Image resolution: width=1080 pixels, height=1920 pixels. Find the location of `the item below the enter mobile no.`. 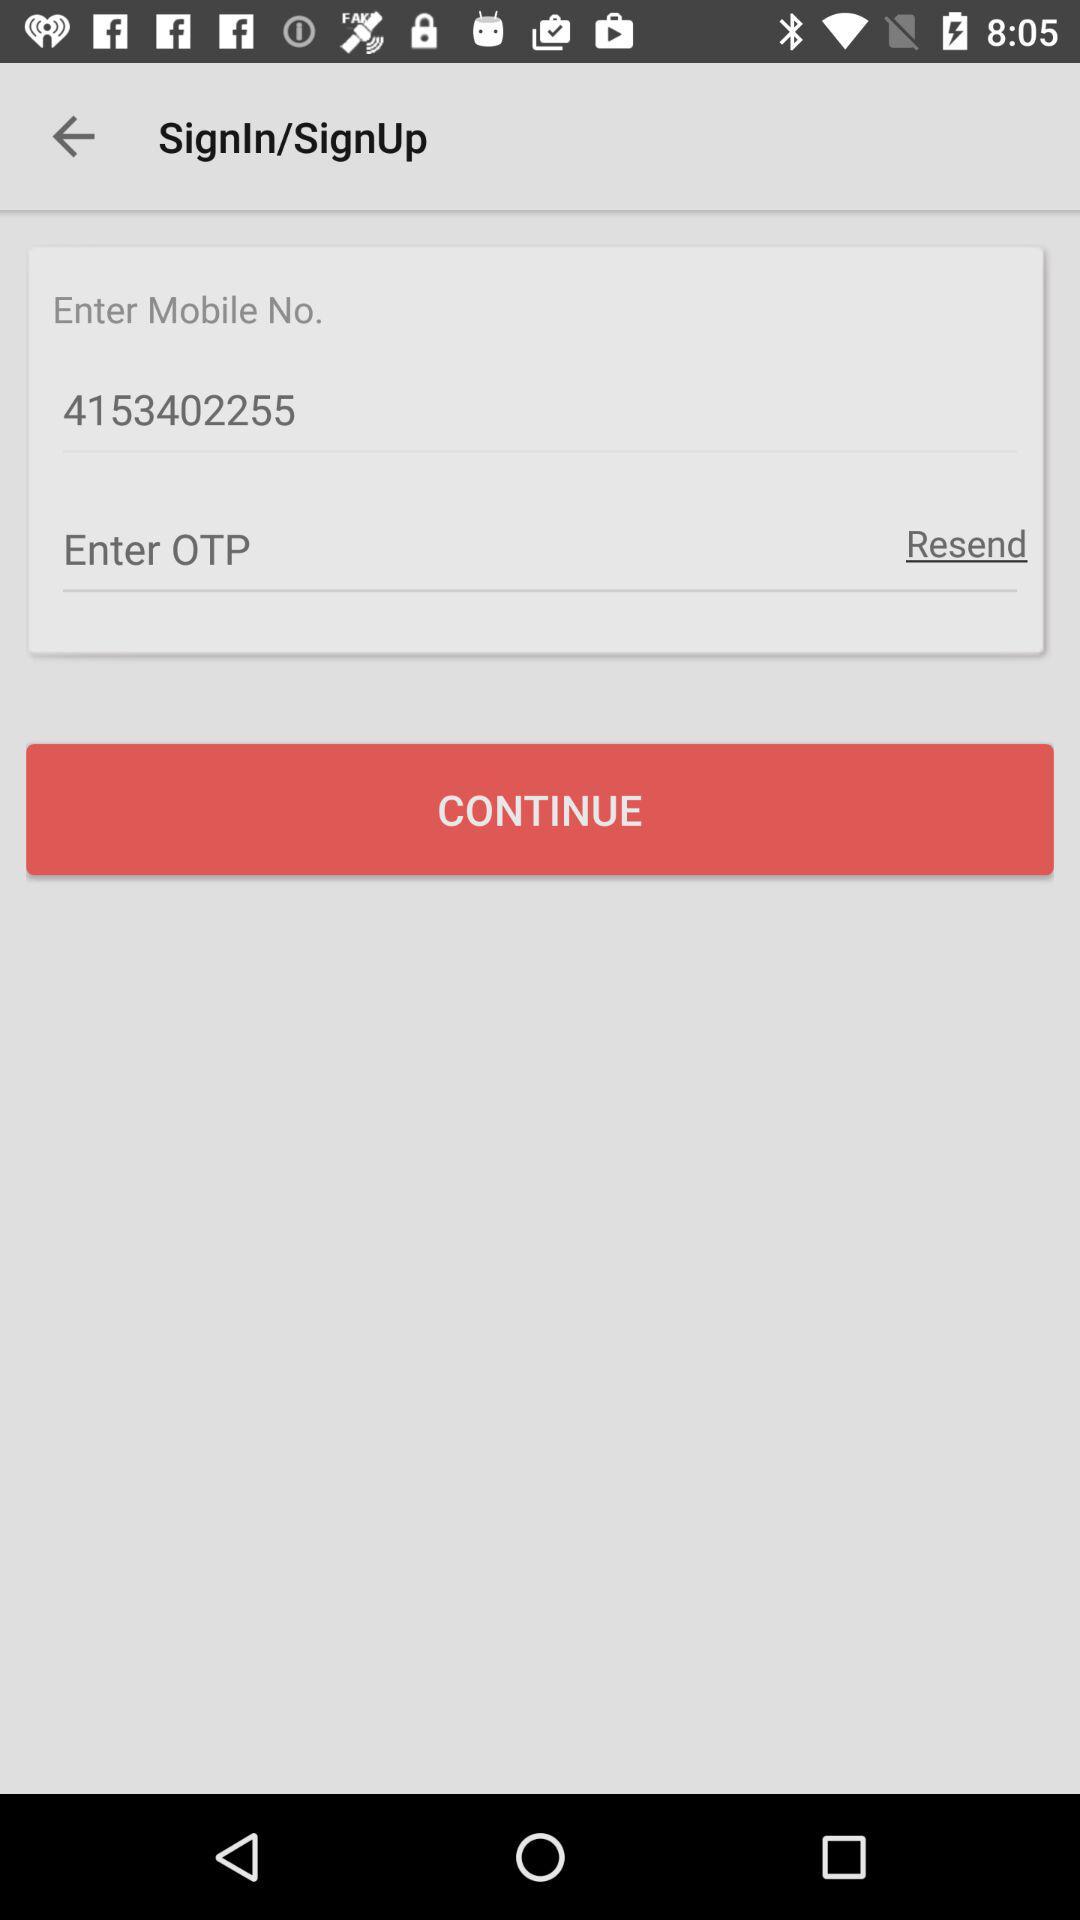

the item below the enter mobile no. is located at coordinates (540, 409).